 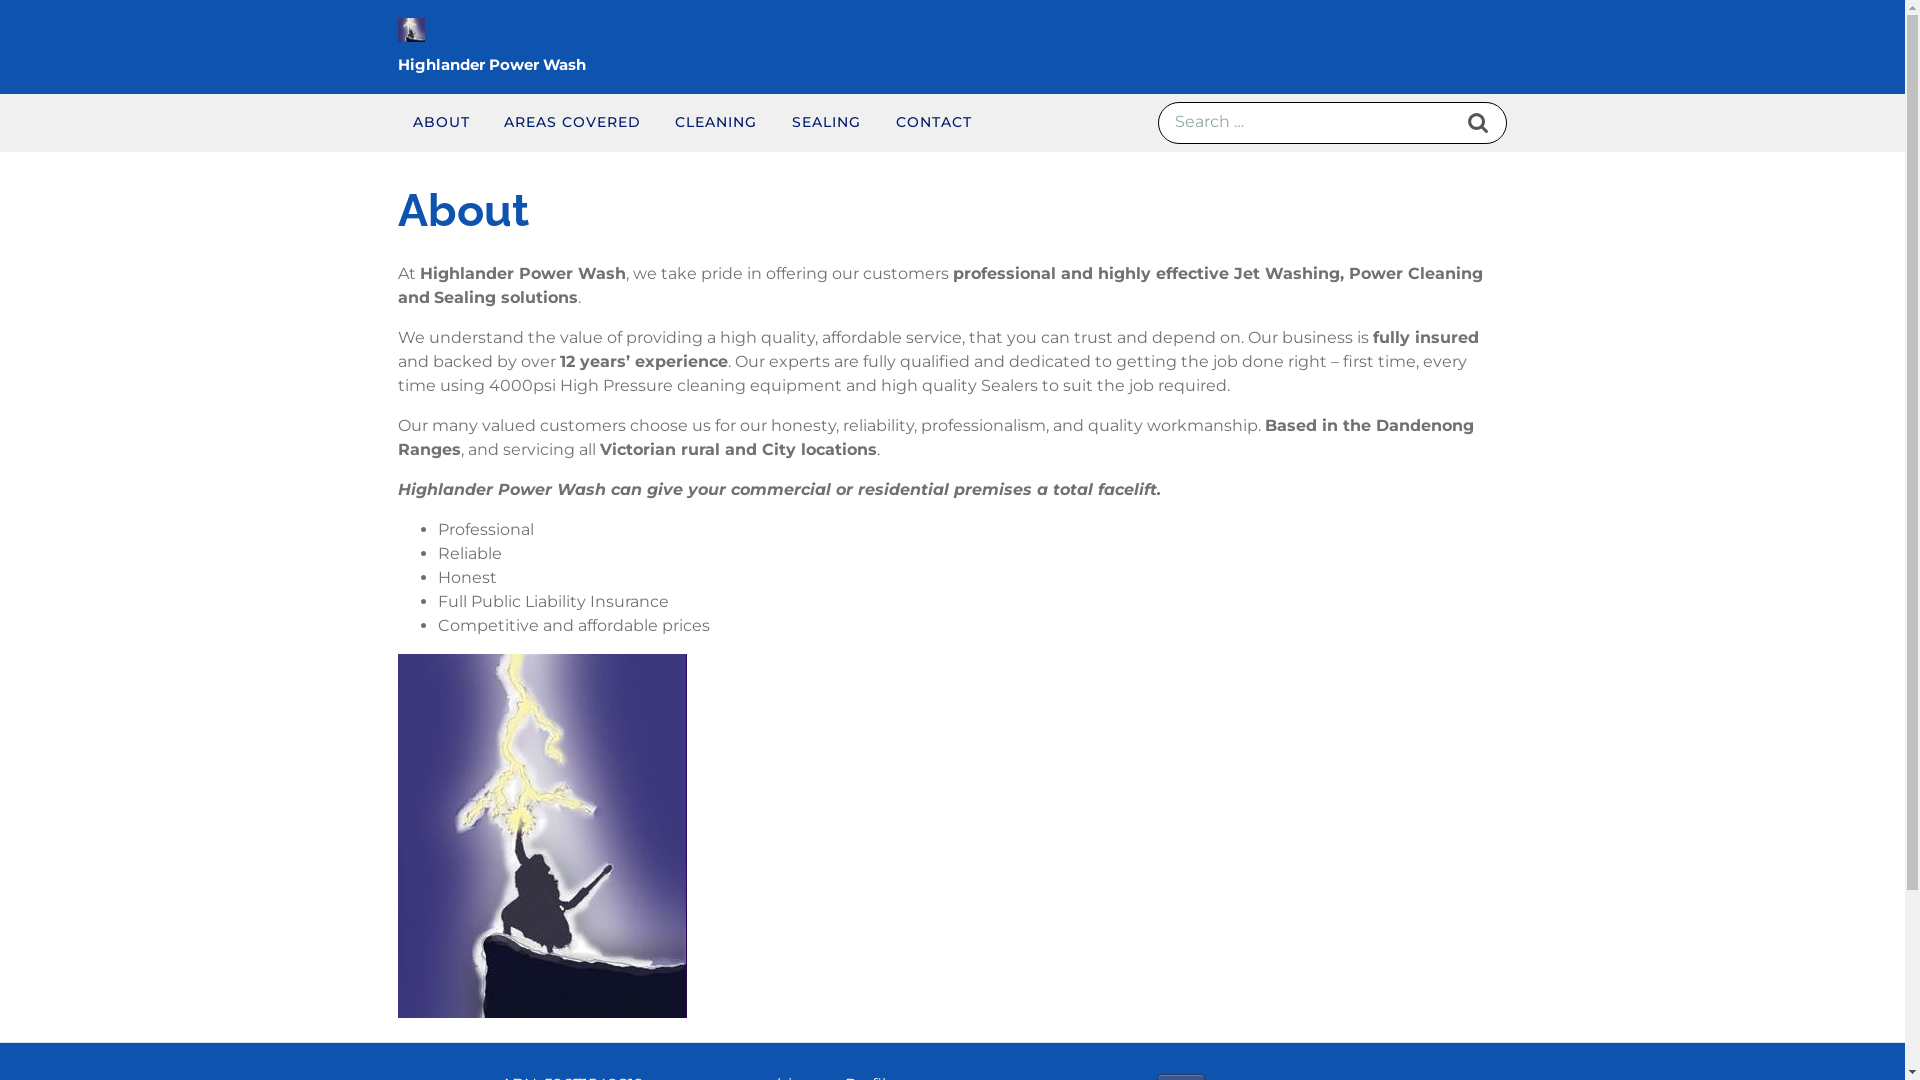 I want to click on 'SEALING', so click(x=825, y=122).